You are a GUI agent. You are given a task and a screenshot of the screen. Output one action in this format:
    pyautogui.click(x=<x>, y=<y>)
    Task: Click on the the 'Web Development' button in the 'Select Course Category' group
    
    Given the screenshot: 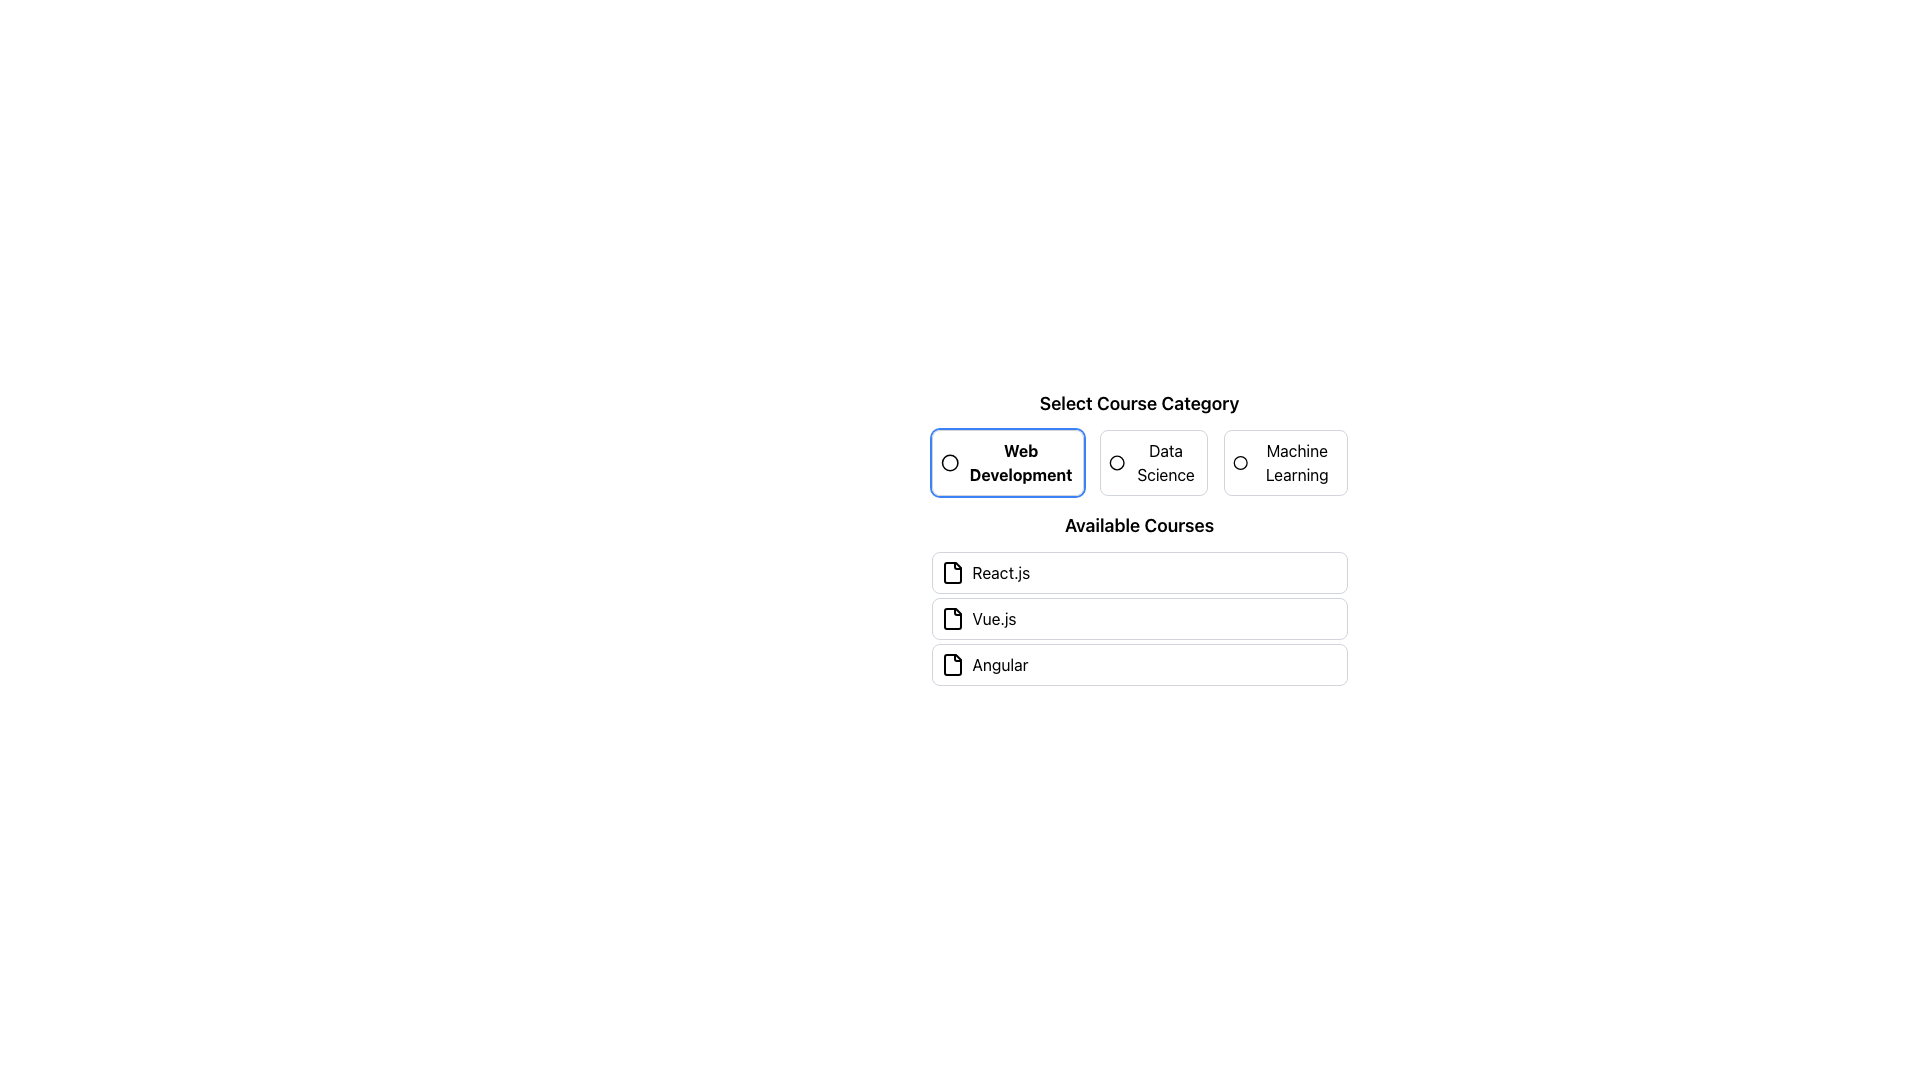 What is the action you would take?
    pyautogui.click(x=1007, y=462)
    